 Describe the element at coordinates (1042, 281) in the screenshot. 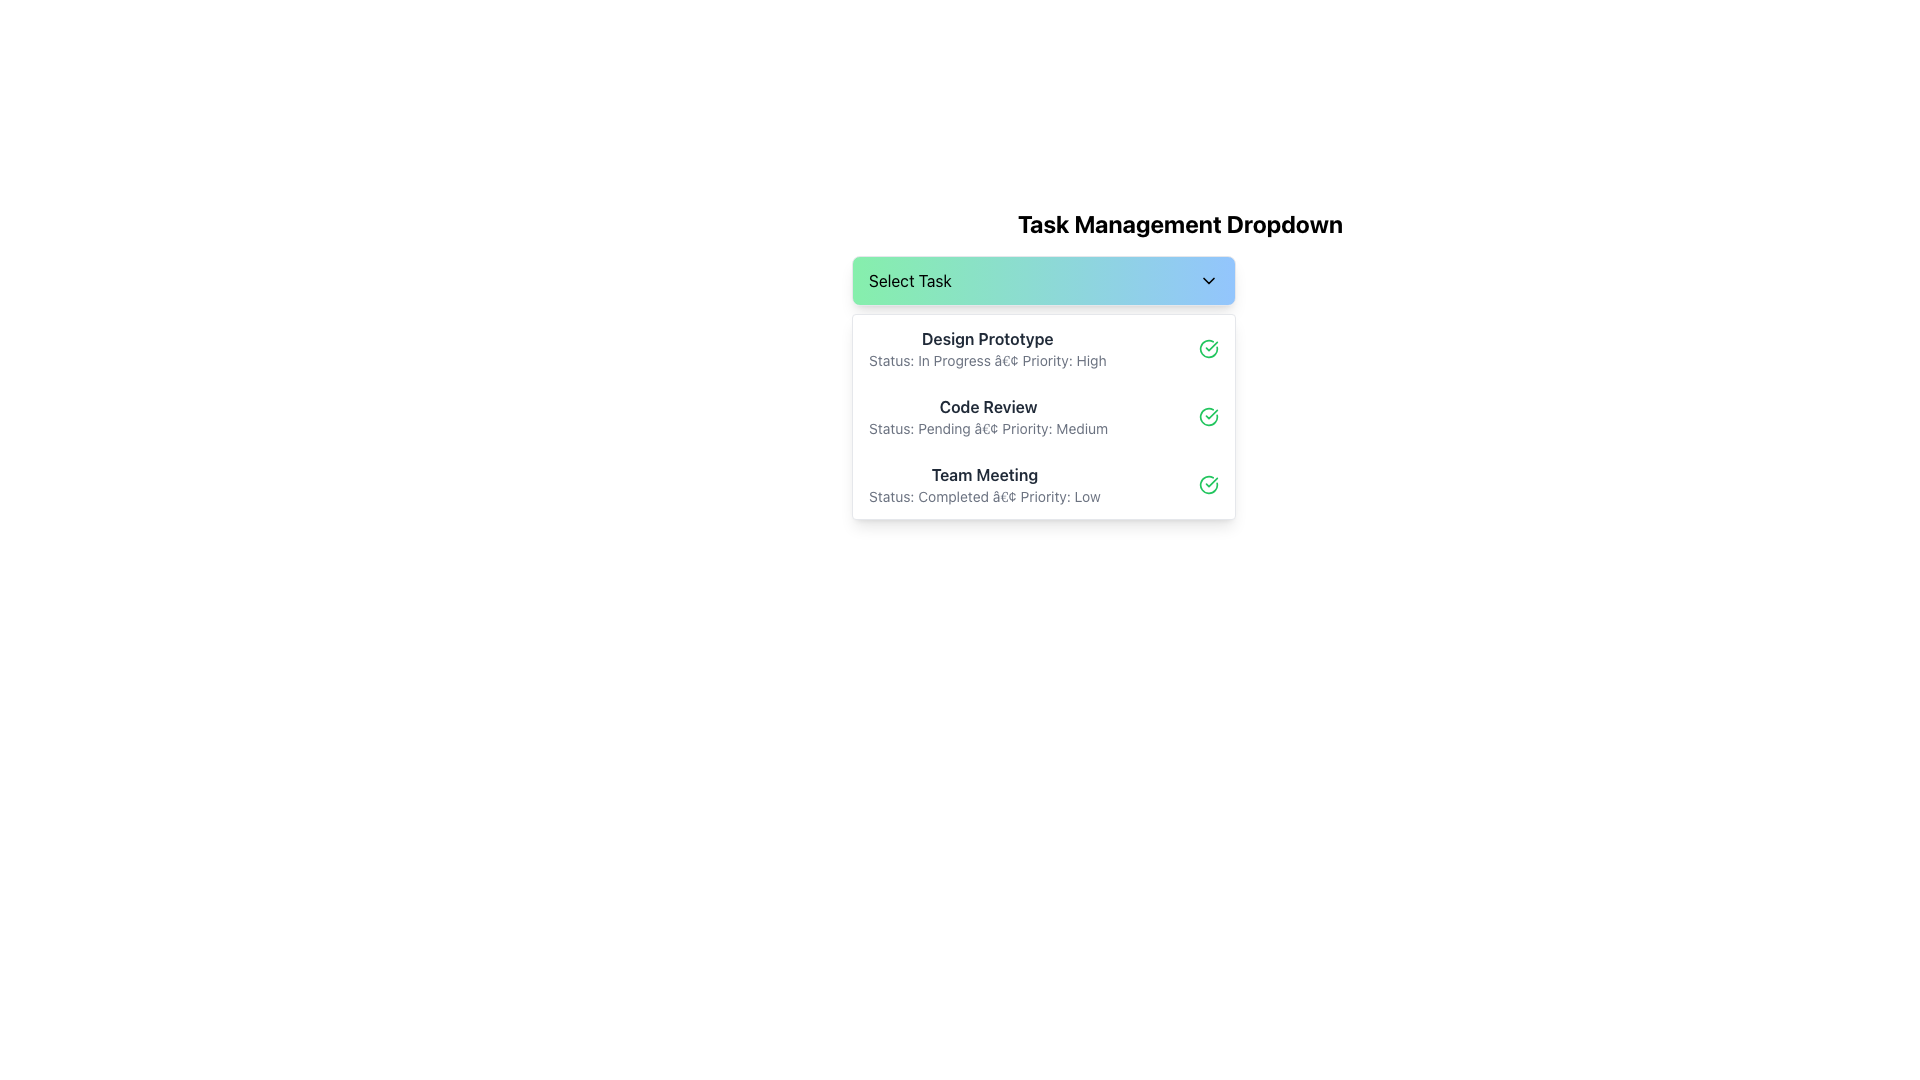

I see `the Dropdown menu button under the 'Task Management Dropdown'` at that location.